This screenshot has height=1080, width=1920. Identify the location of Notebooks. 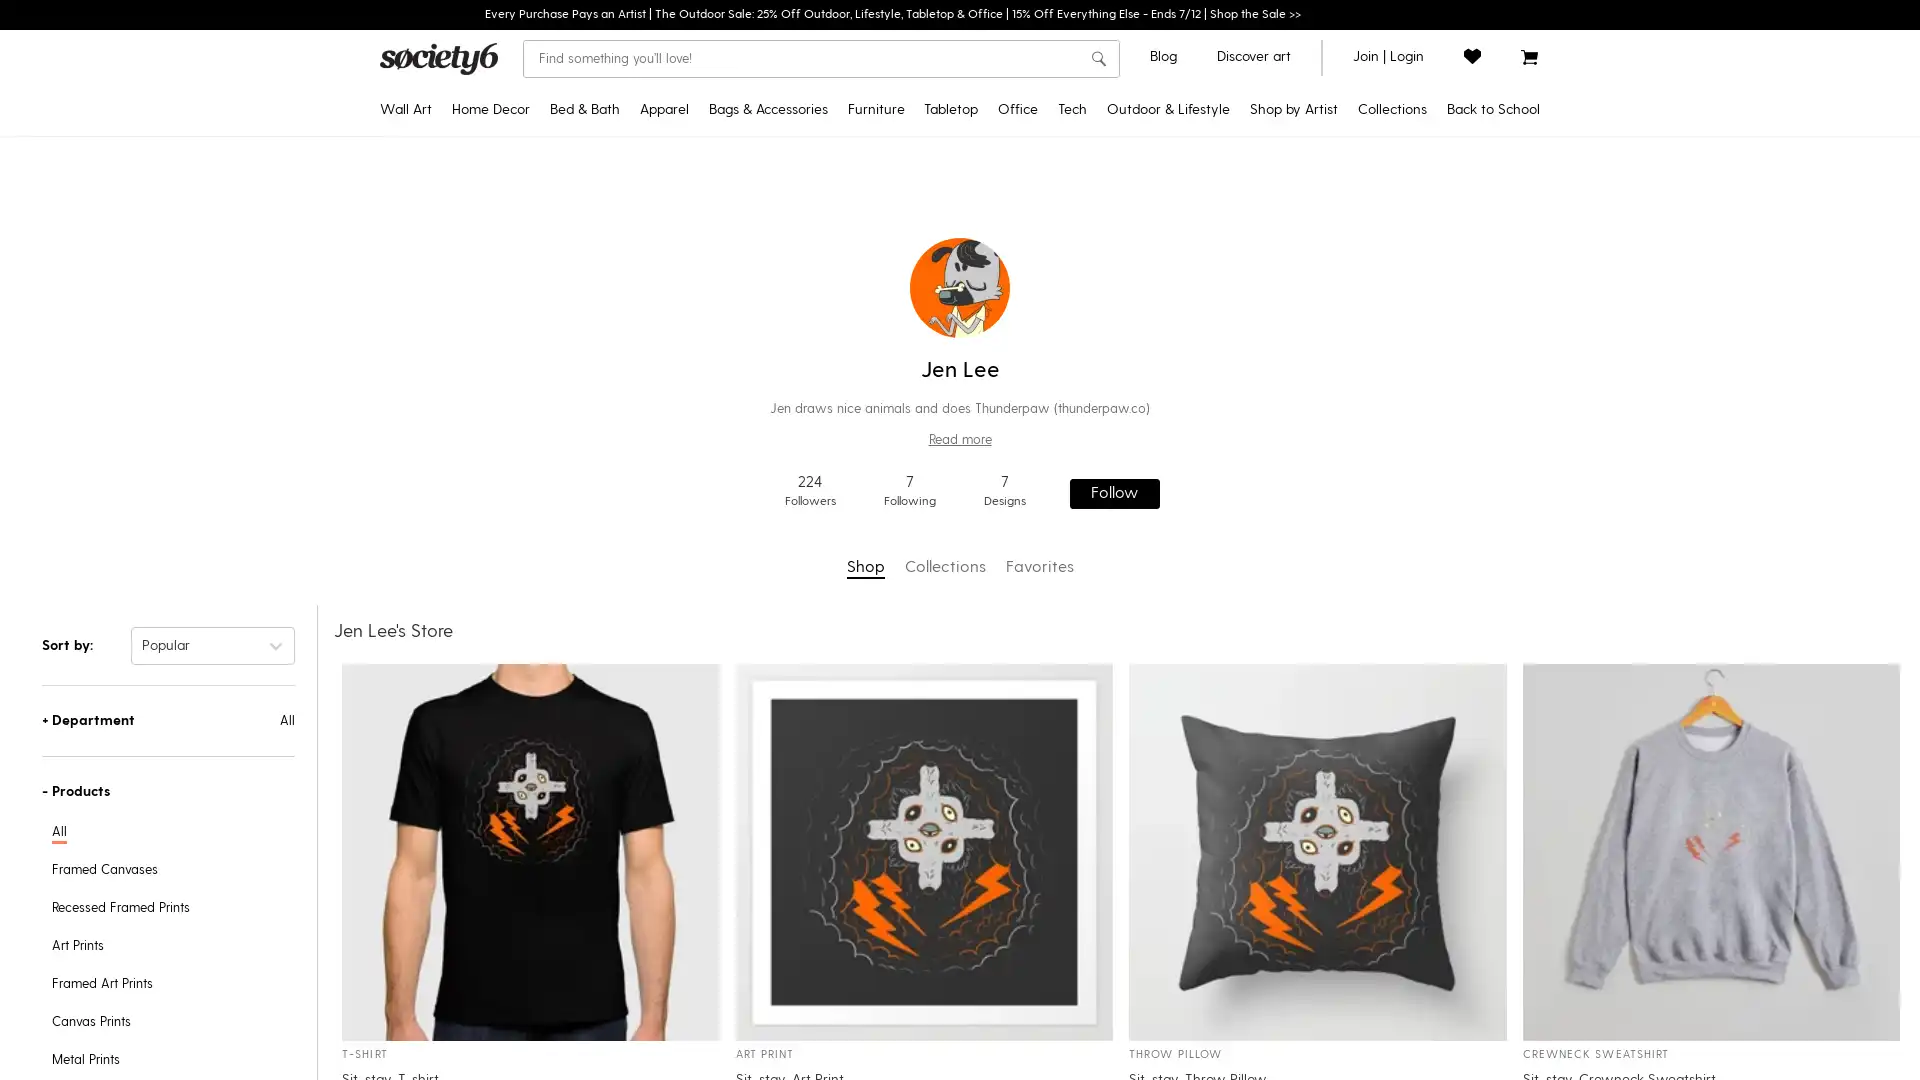
(1067, 225).